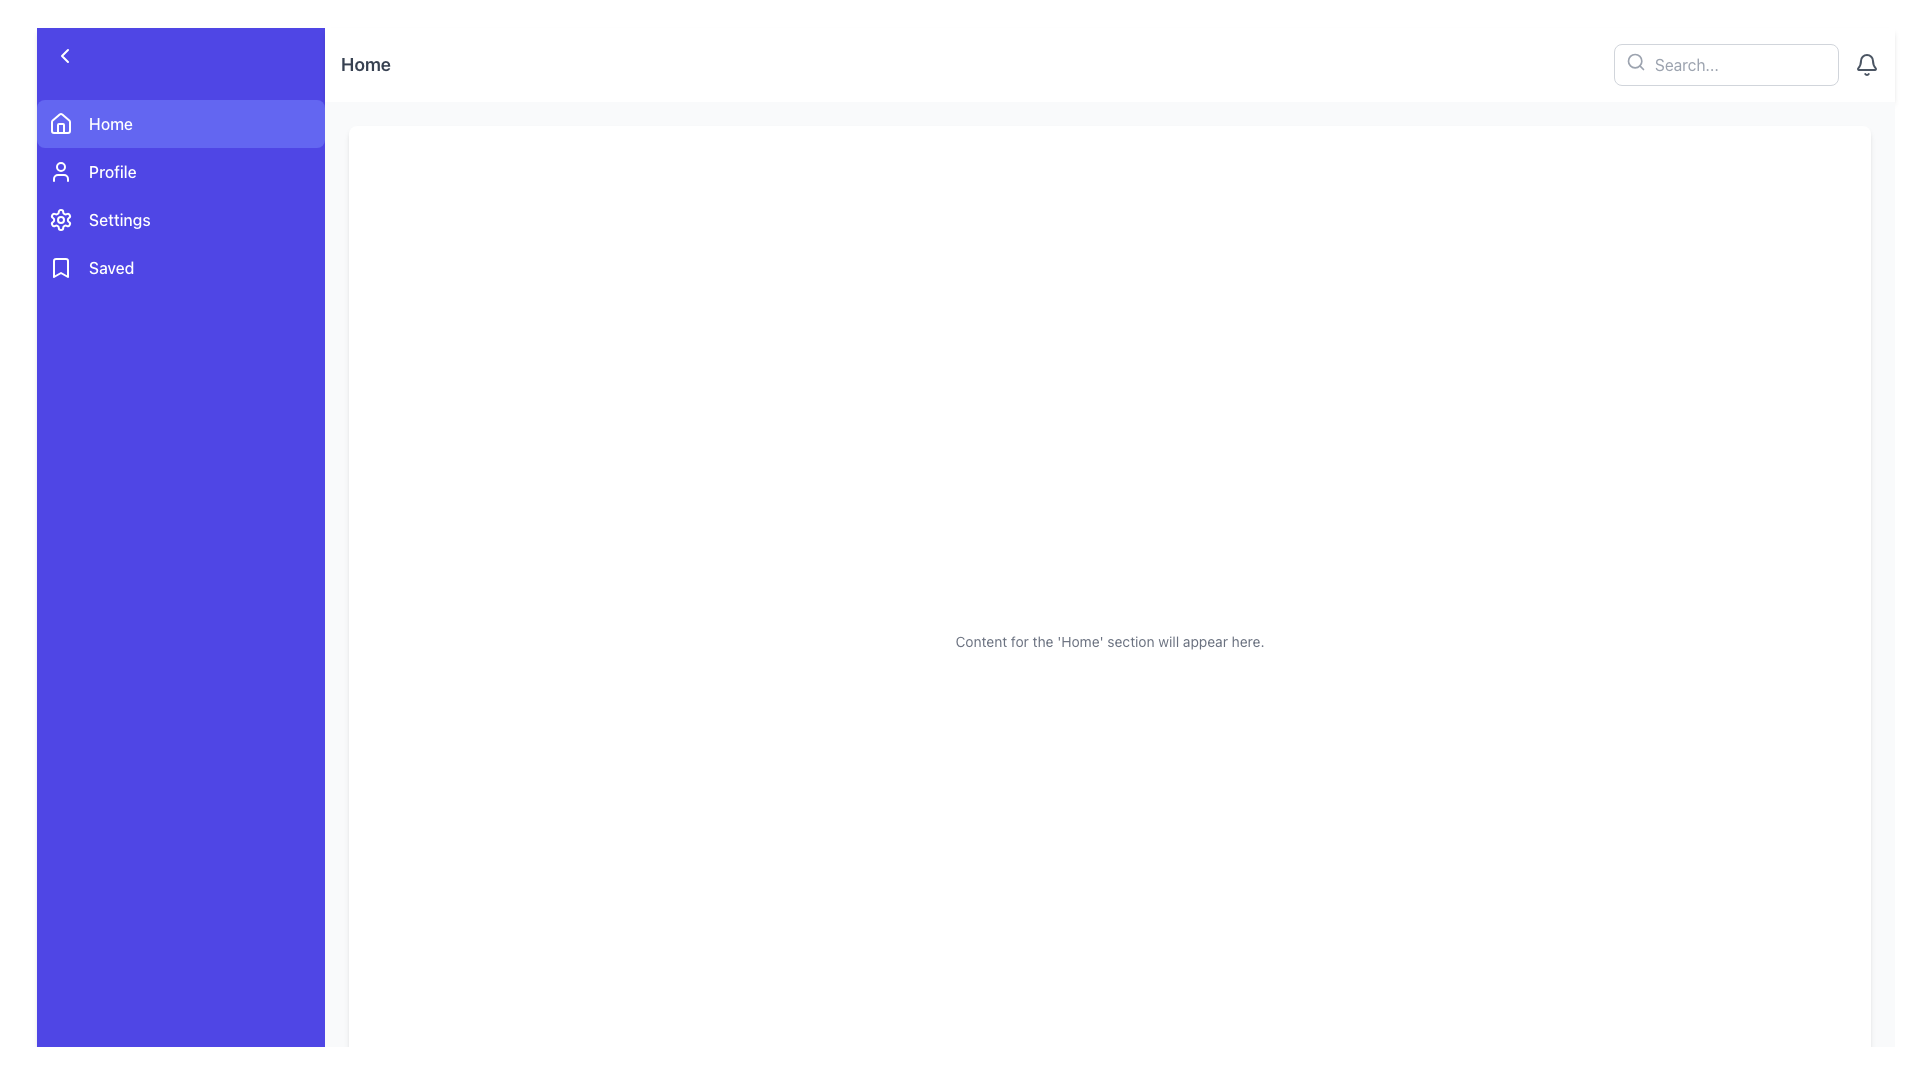  Describe the element at coordinates (61, 123) in the screenshot. I see `the house-shaped icon located at the top left of the vertical navigation menu` at that location.